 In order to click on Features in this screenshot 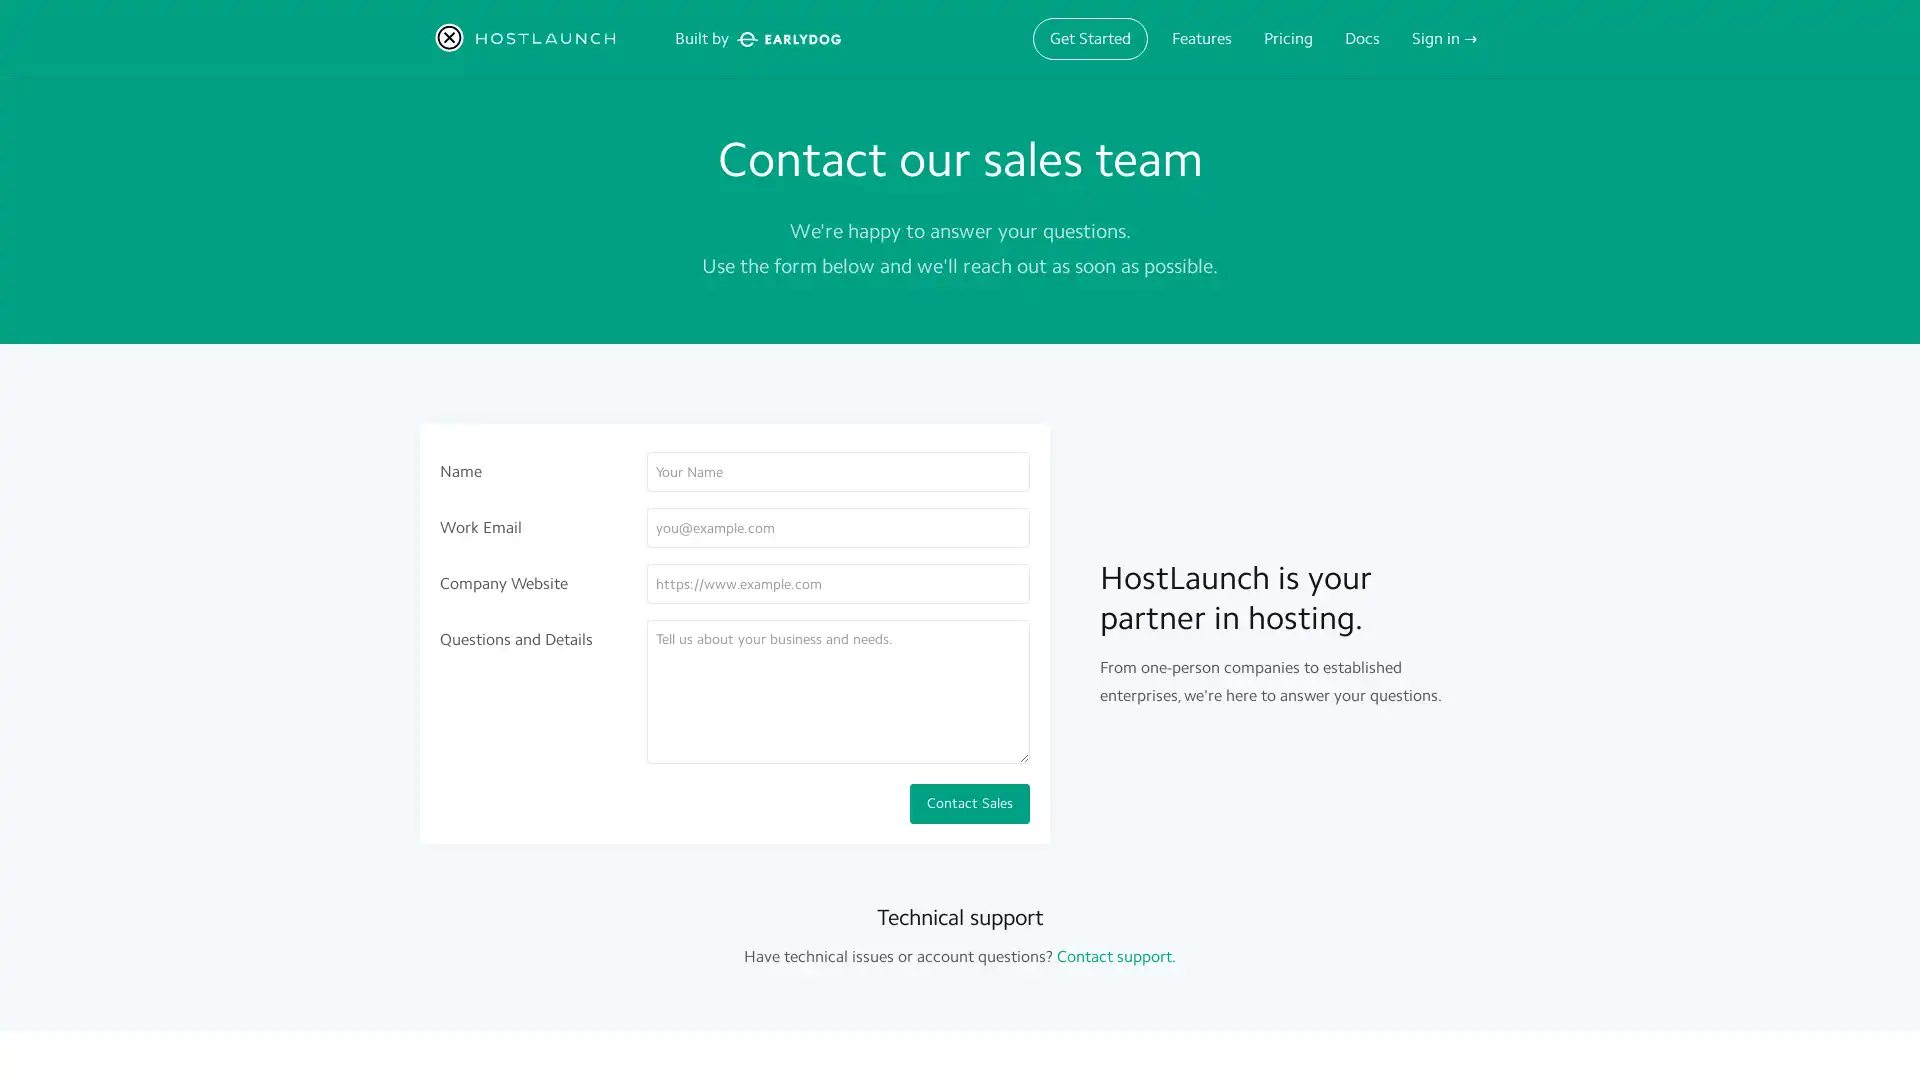, I will do `click(1200, 38)`.